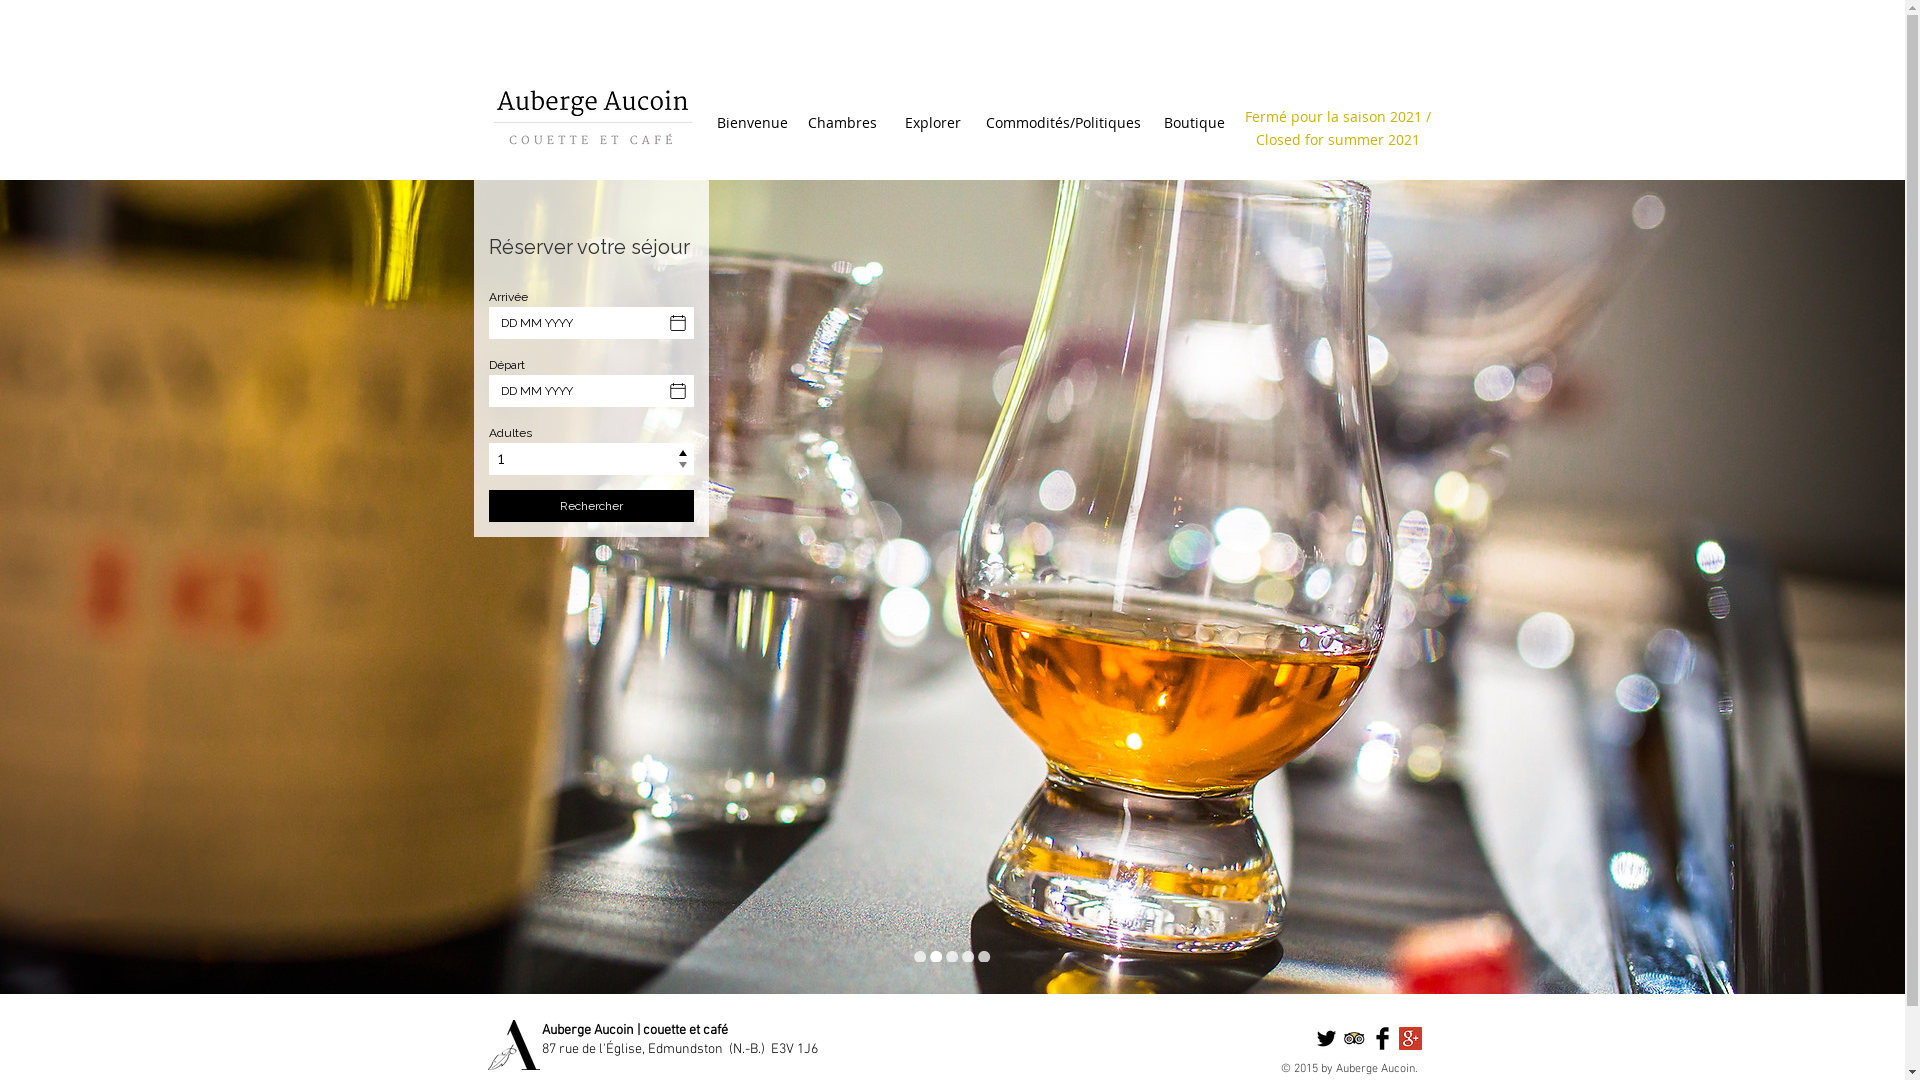 This screenshot has height=1080, width=1920. I want to click on 'Closed for summer 2021', so click(1338, 138).